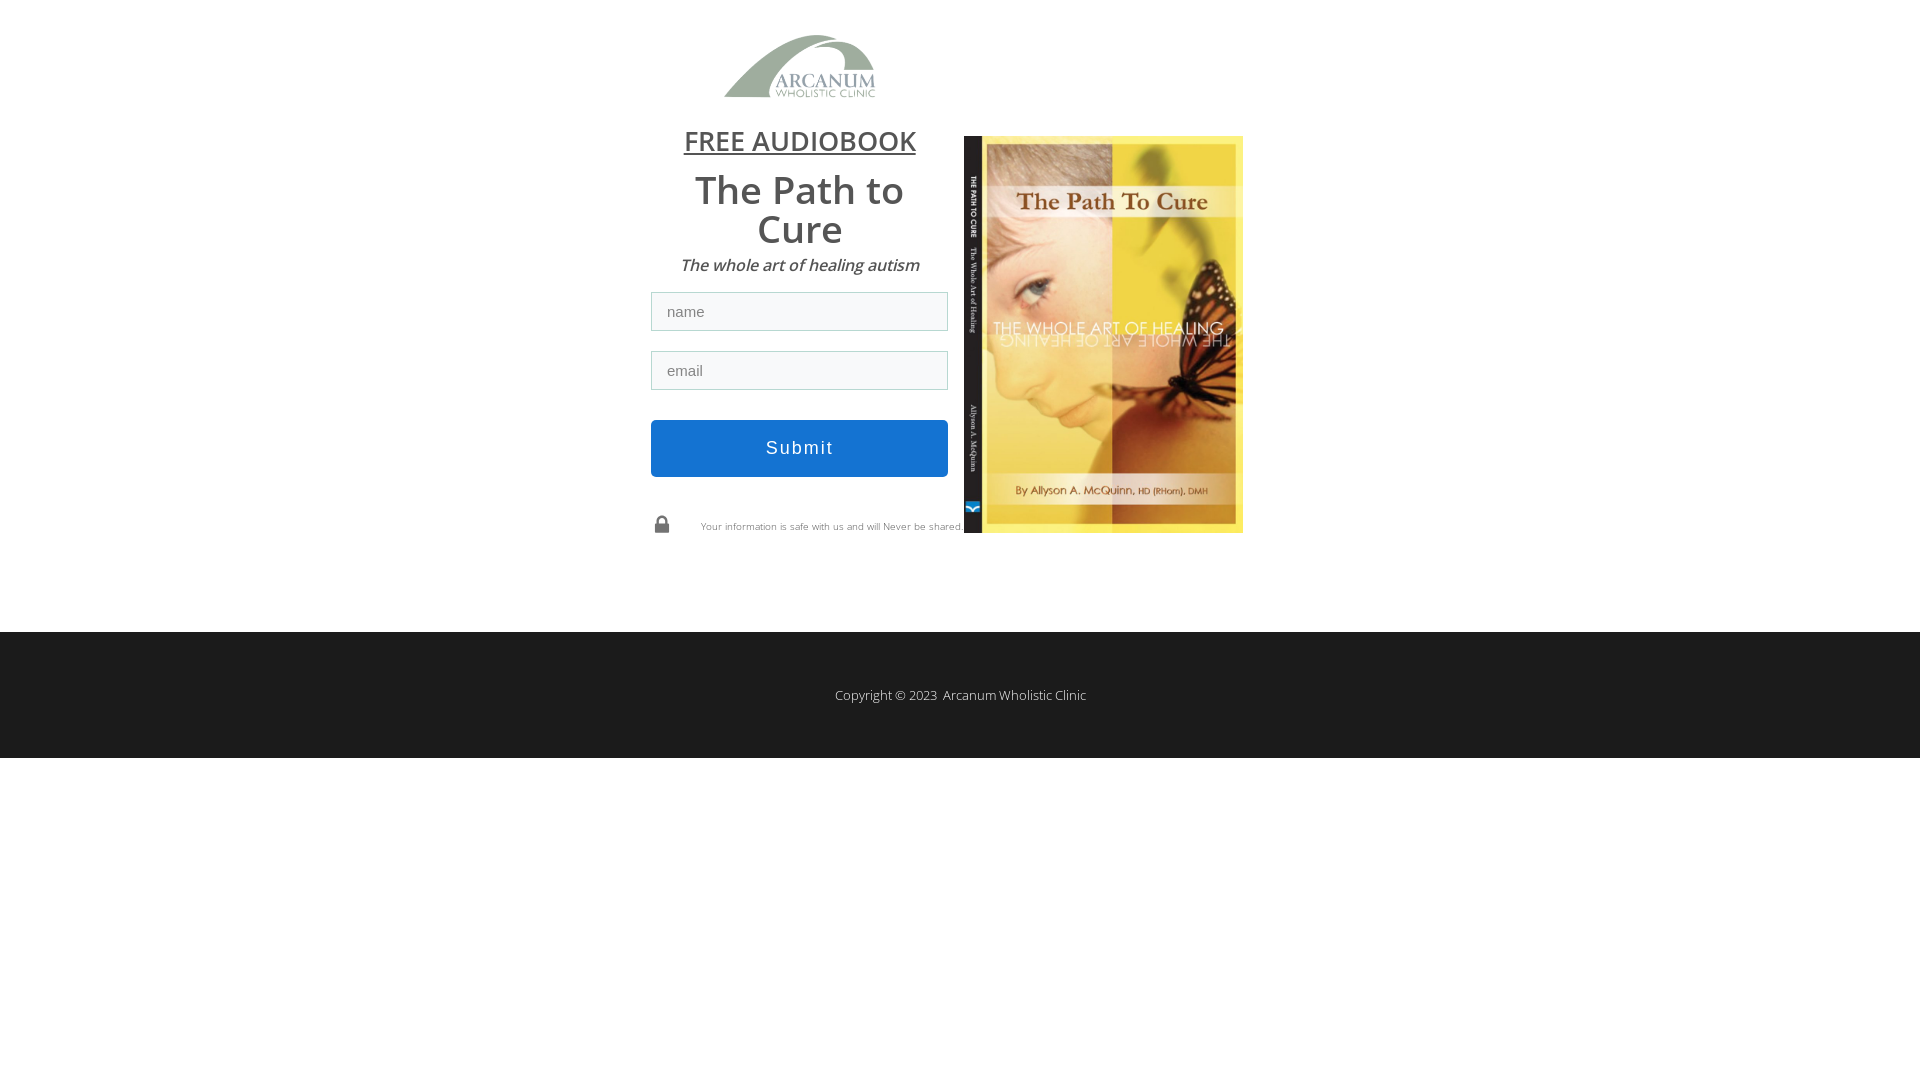 The width and height of the screenshot is (1920, 1080). Describe the element at coordinates (1102, 333) in the screenshot. I see `'PTC_cover_photo'` at that location.